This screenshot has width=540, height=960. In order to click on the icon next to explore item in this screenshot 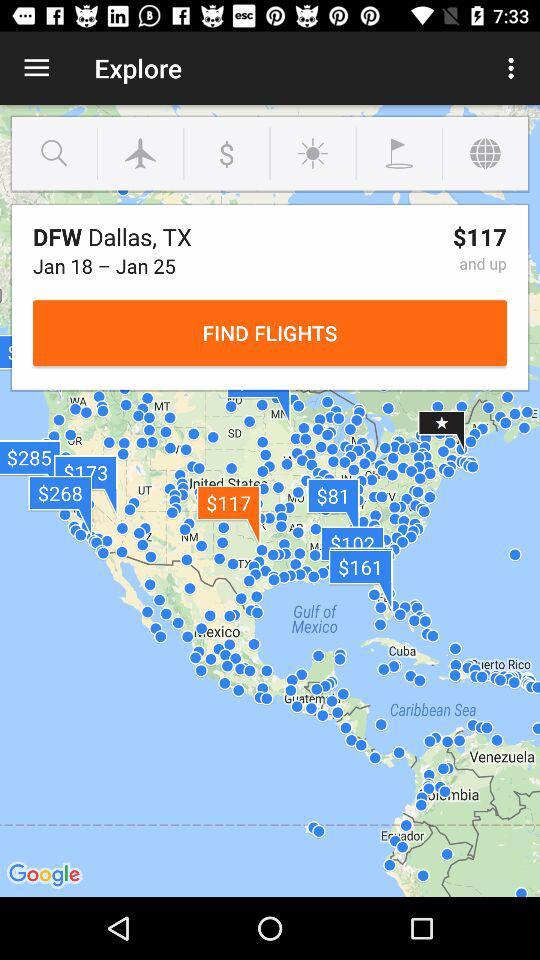, I will do `click(36, 68)`.